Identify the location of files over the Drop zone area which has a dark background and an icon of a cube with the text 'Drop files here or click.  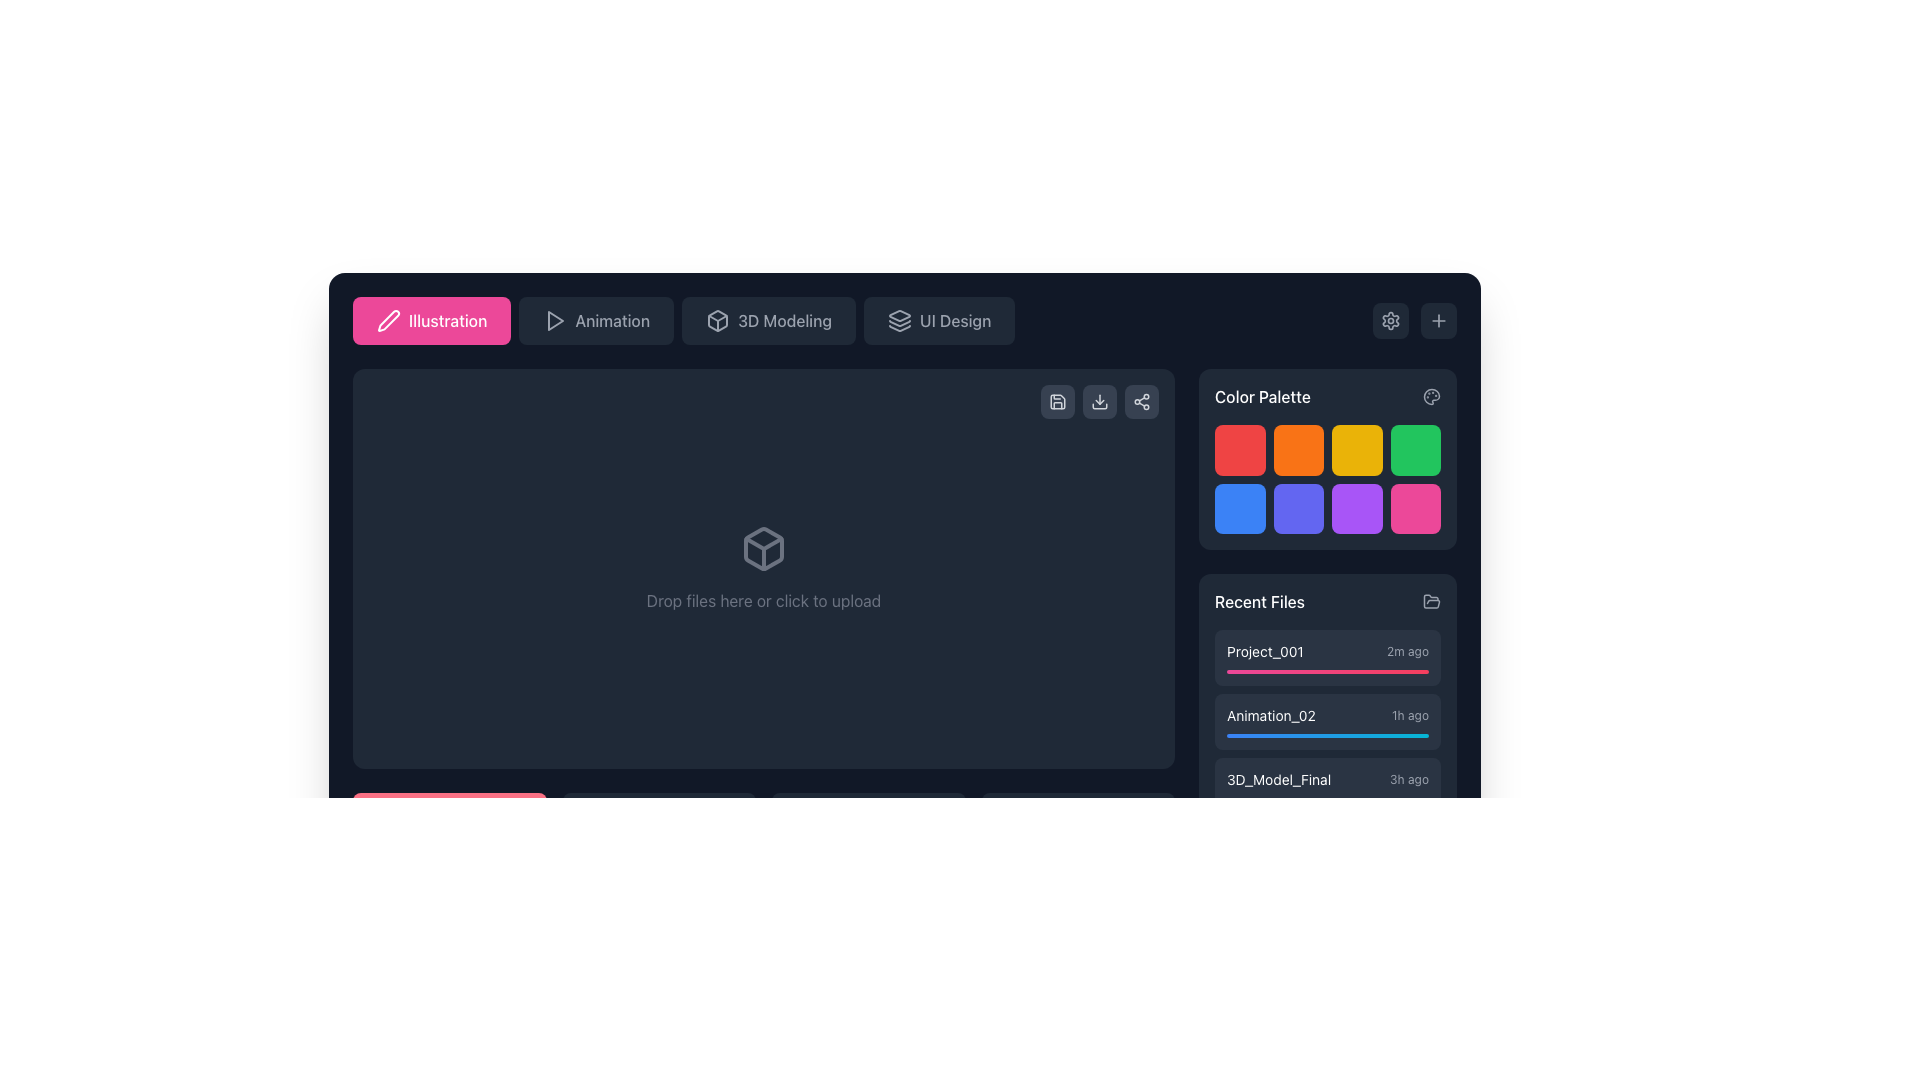
(762, 569).